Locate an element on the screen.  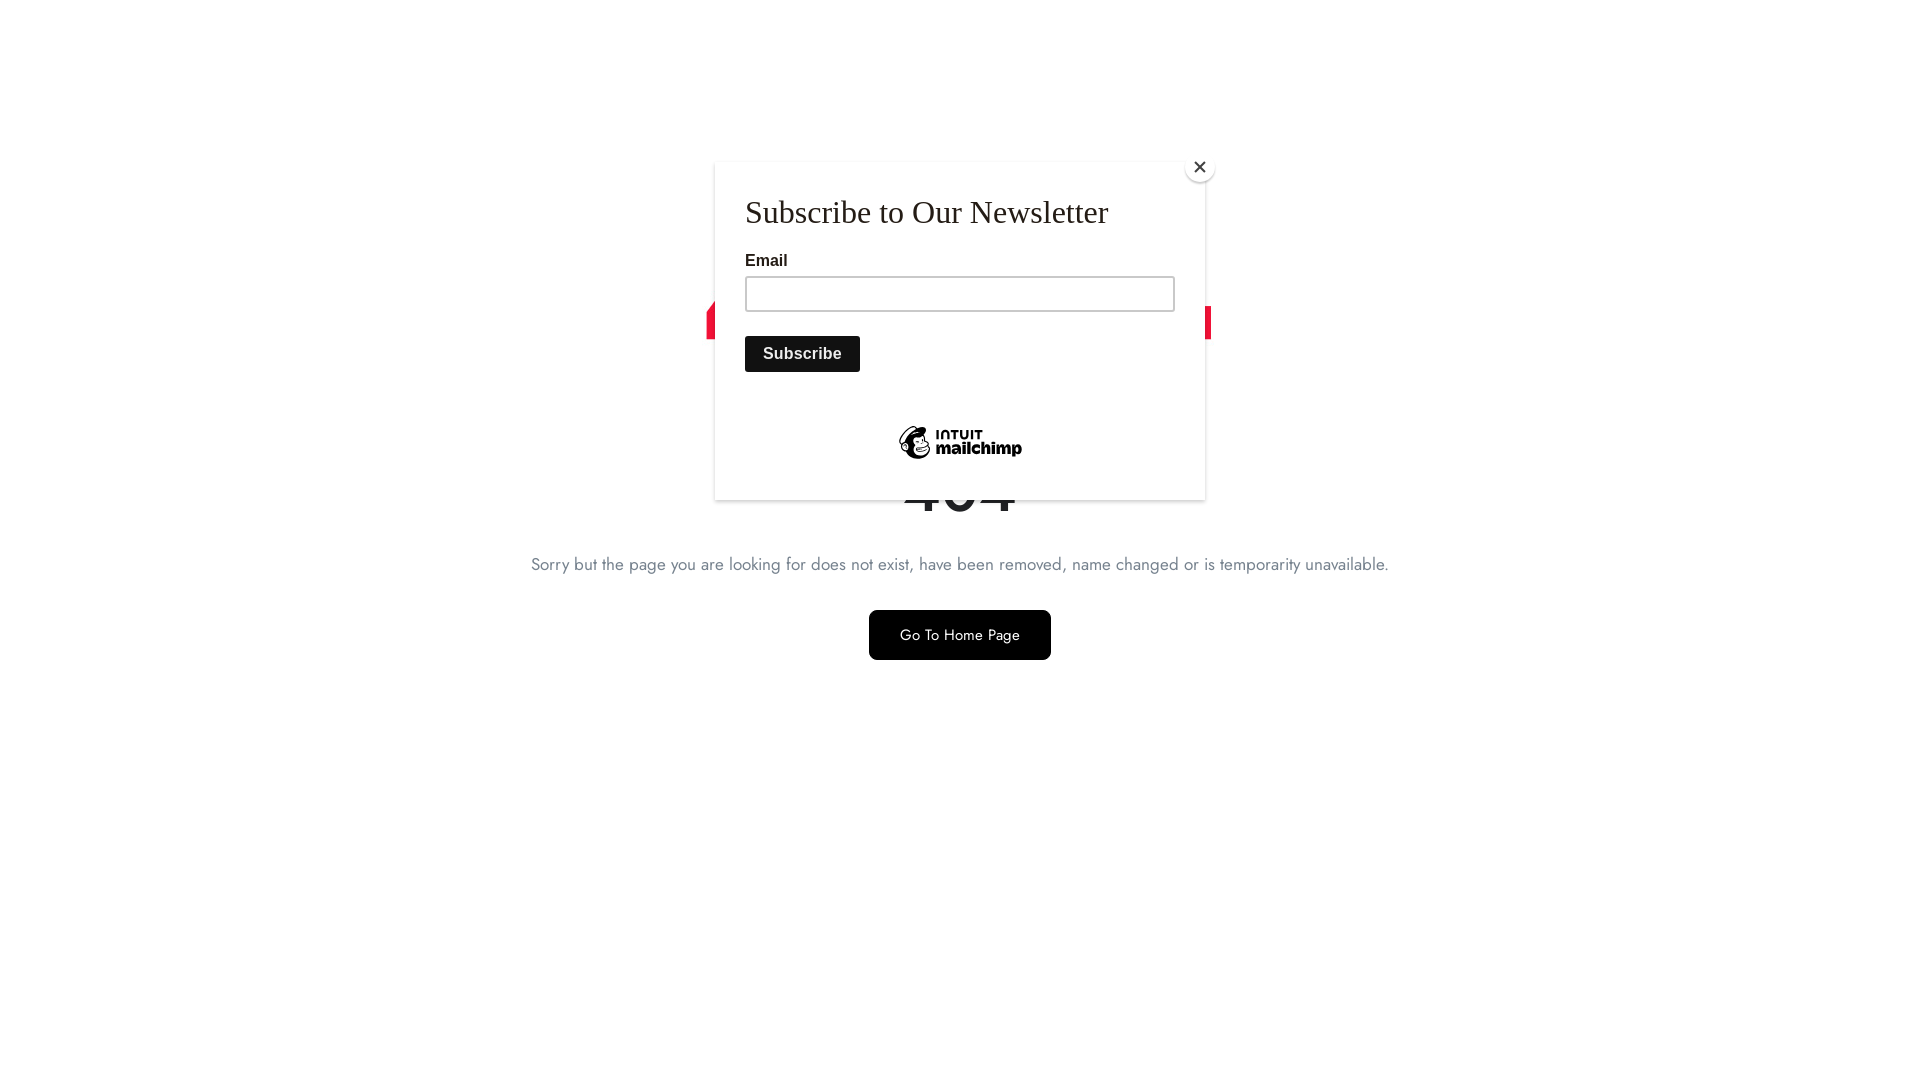
'Go To Home Page' is located at coordinates (960, 635).